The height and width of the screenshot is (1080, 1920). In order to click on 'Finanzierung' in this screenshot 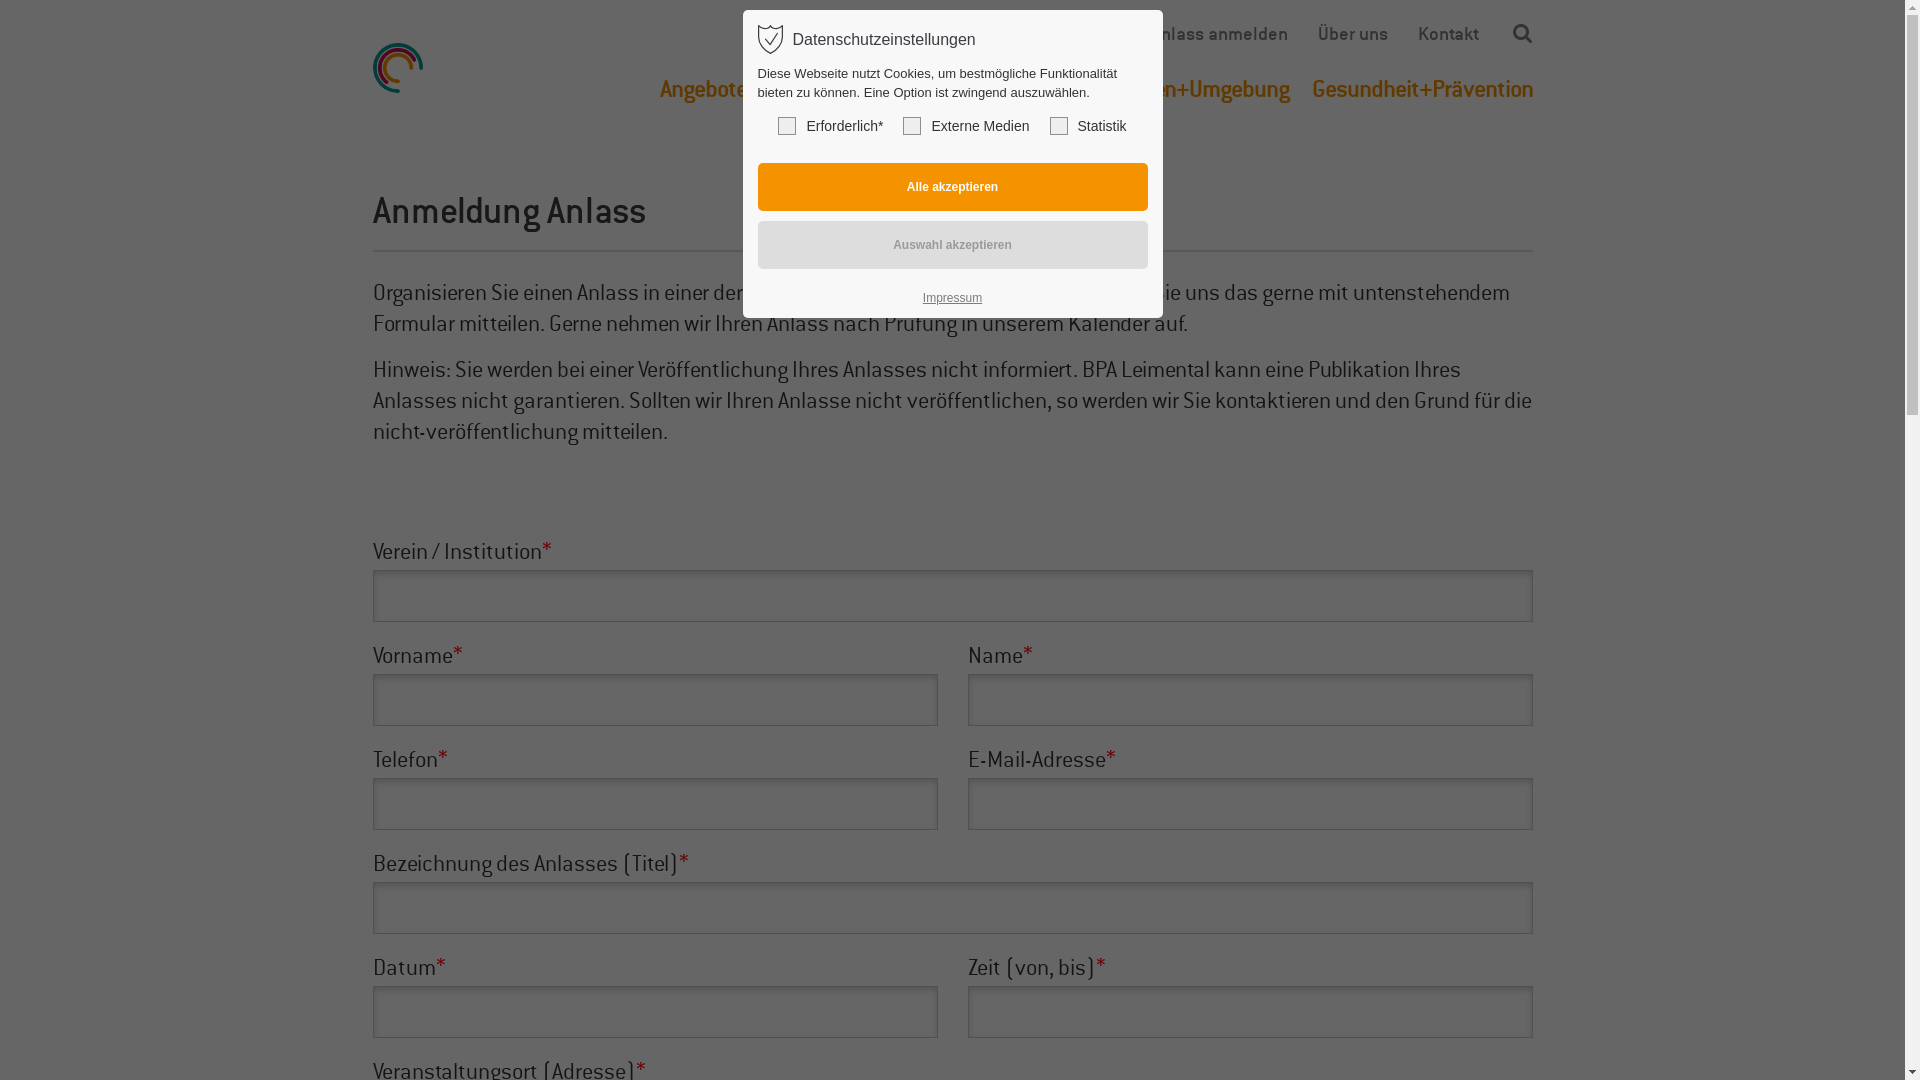, I will do `click(830, 88)`.